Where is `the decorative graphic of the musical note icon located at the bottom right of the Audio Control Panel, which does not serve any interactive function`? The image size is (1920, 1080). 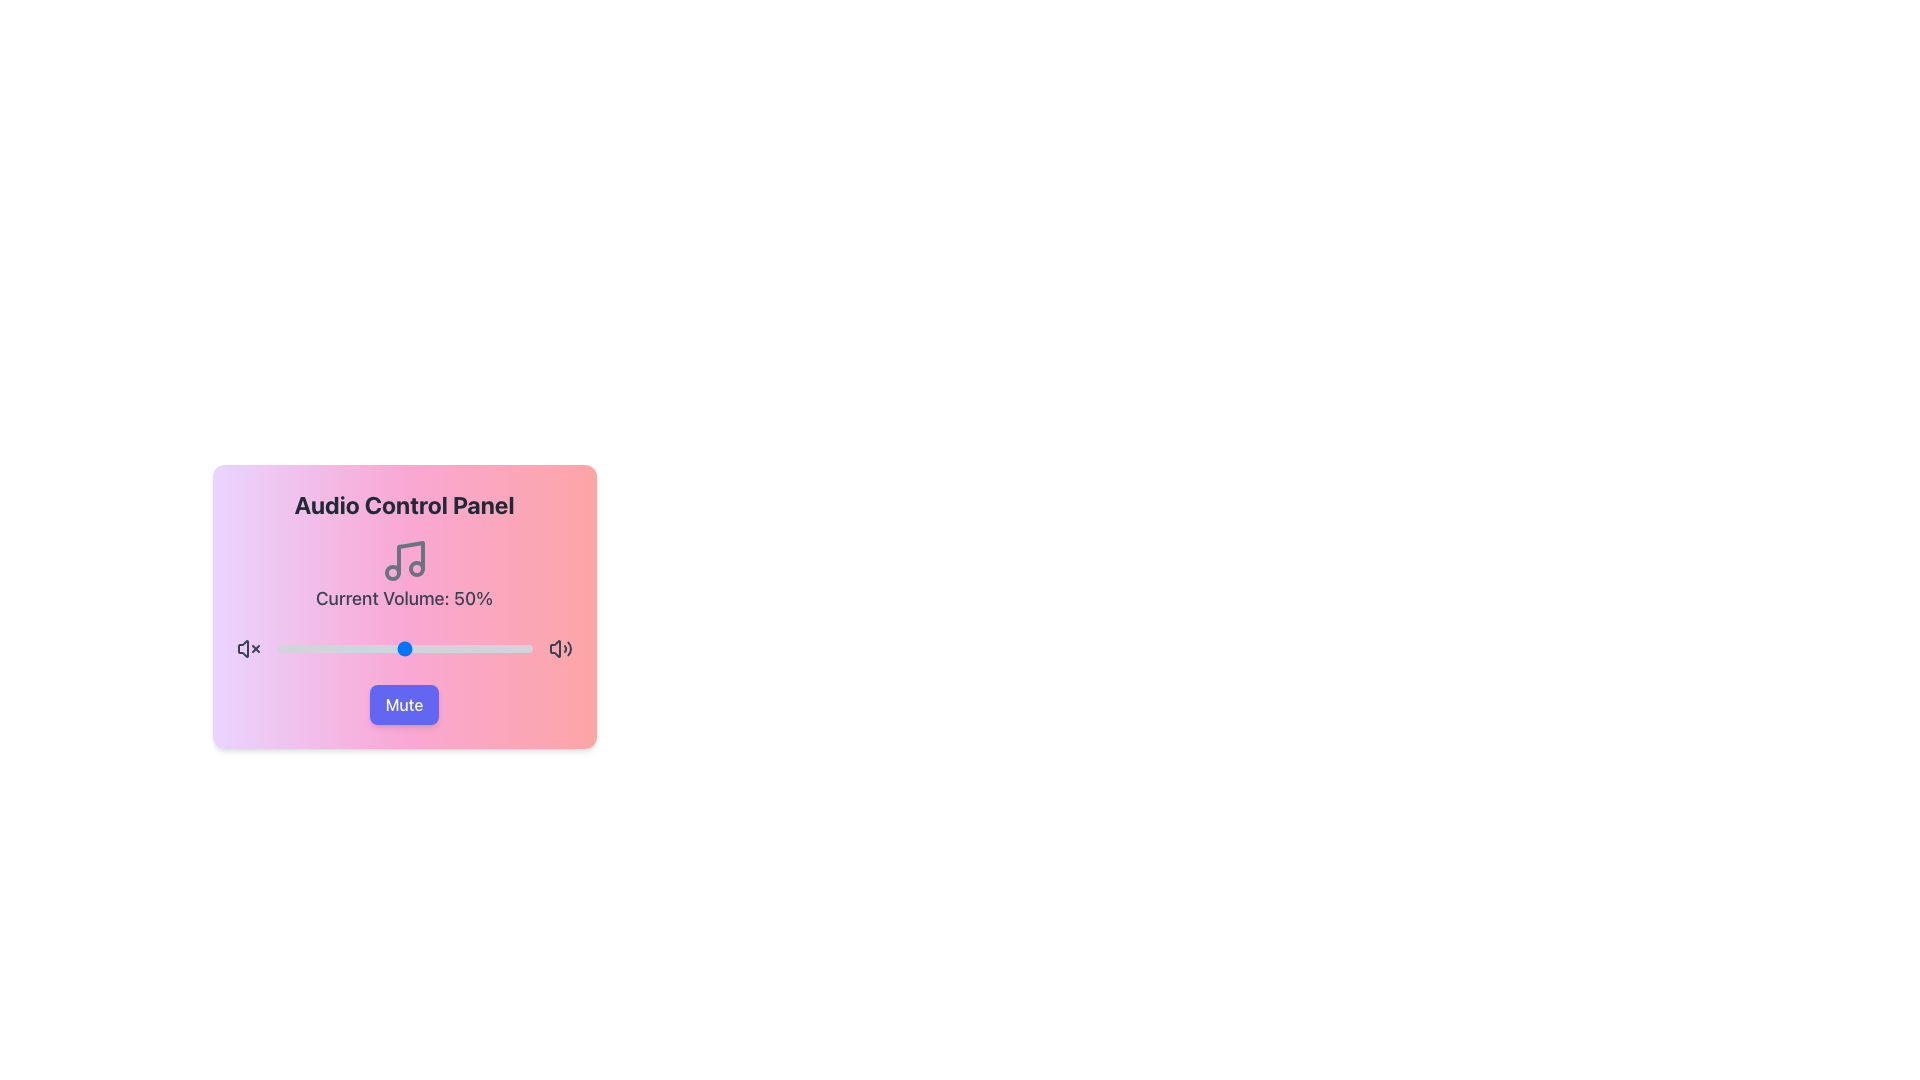 the decorative graphic of the musical note icon located at the bottom right of the Audio Control Panel, which does not serve any interactive function is located at coordinates (415, 569).